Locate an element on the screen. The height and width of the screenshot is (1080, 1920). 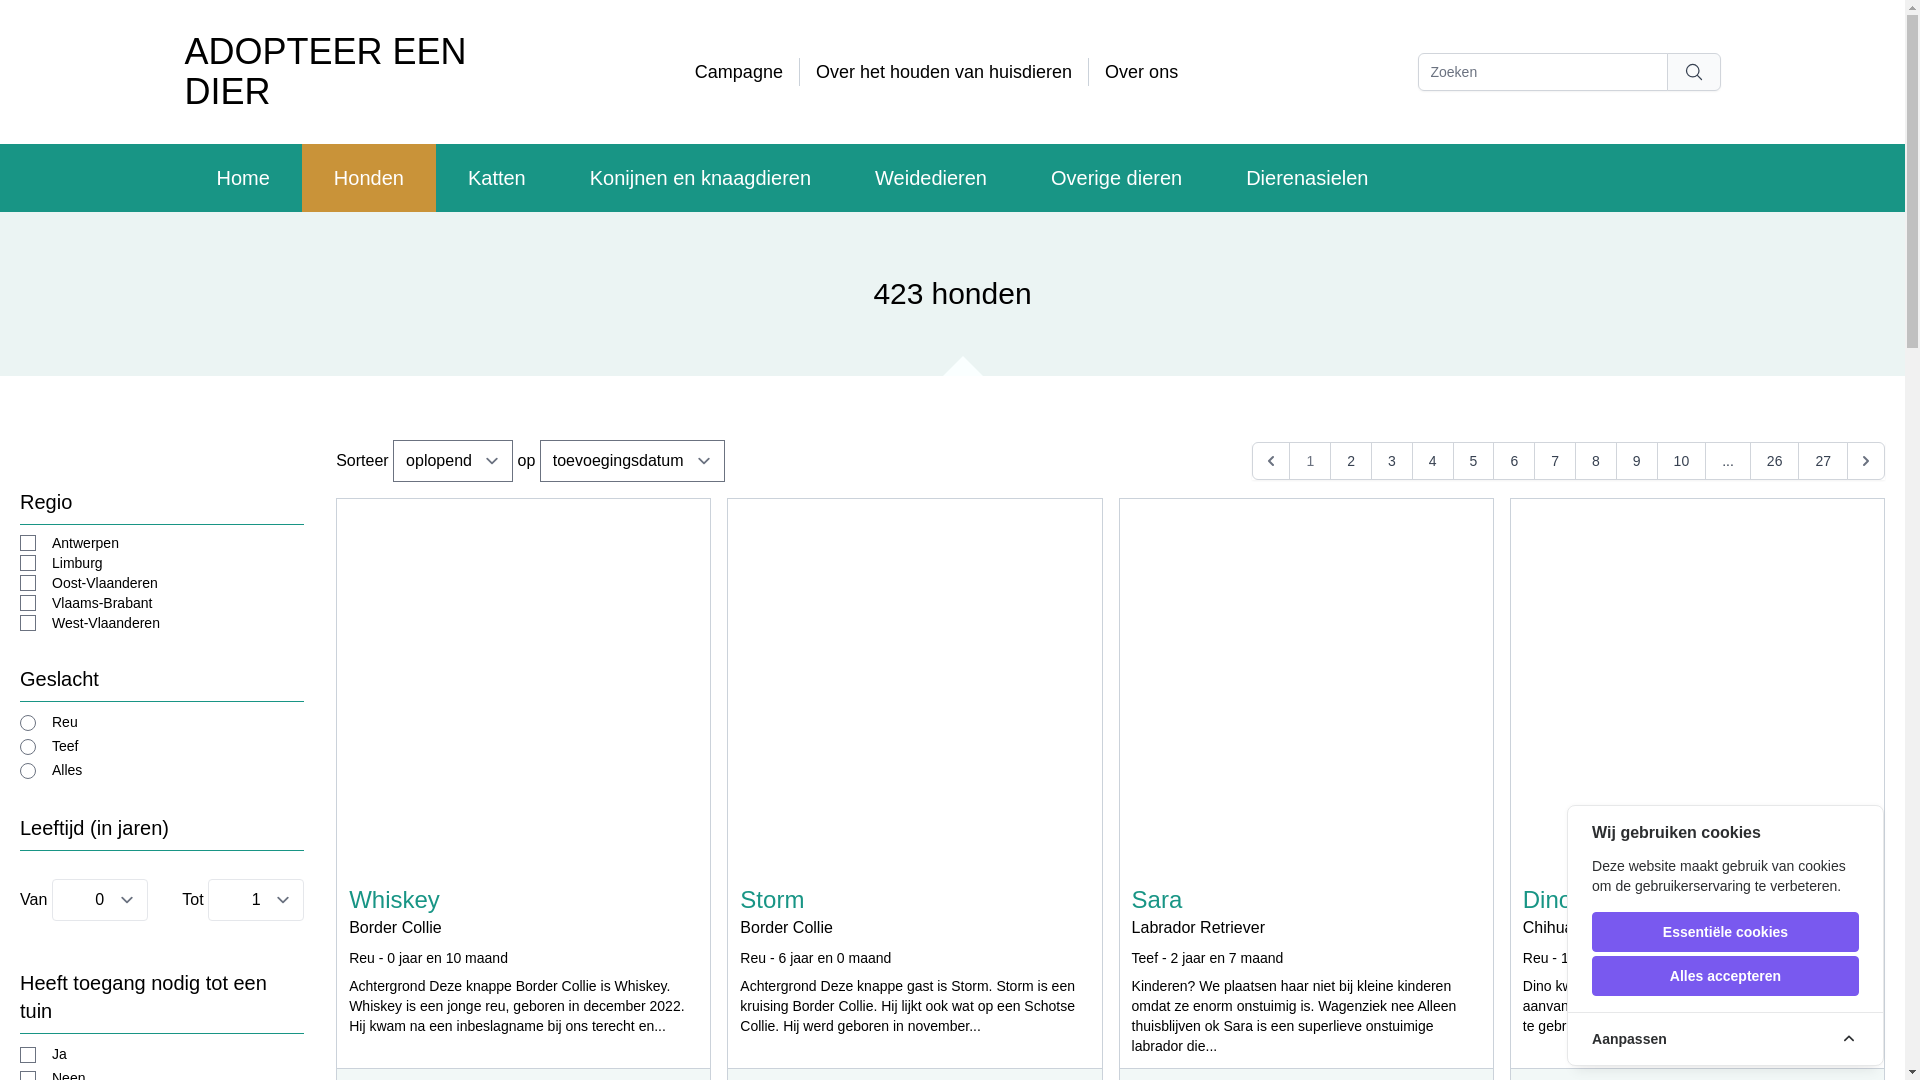
'7' is located at coordinates (1554, 461).